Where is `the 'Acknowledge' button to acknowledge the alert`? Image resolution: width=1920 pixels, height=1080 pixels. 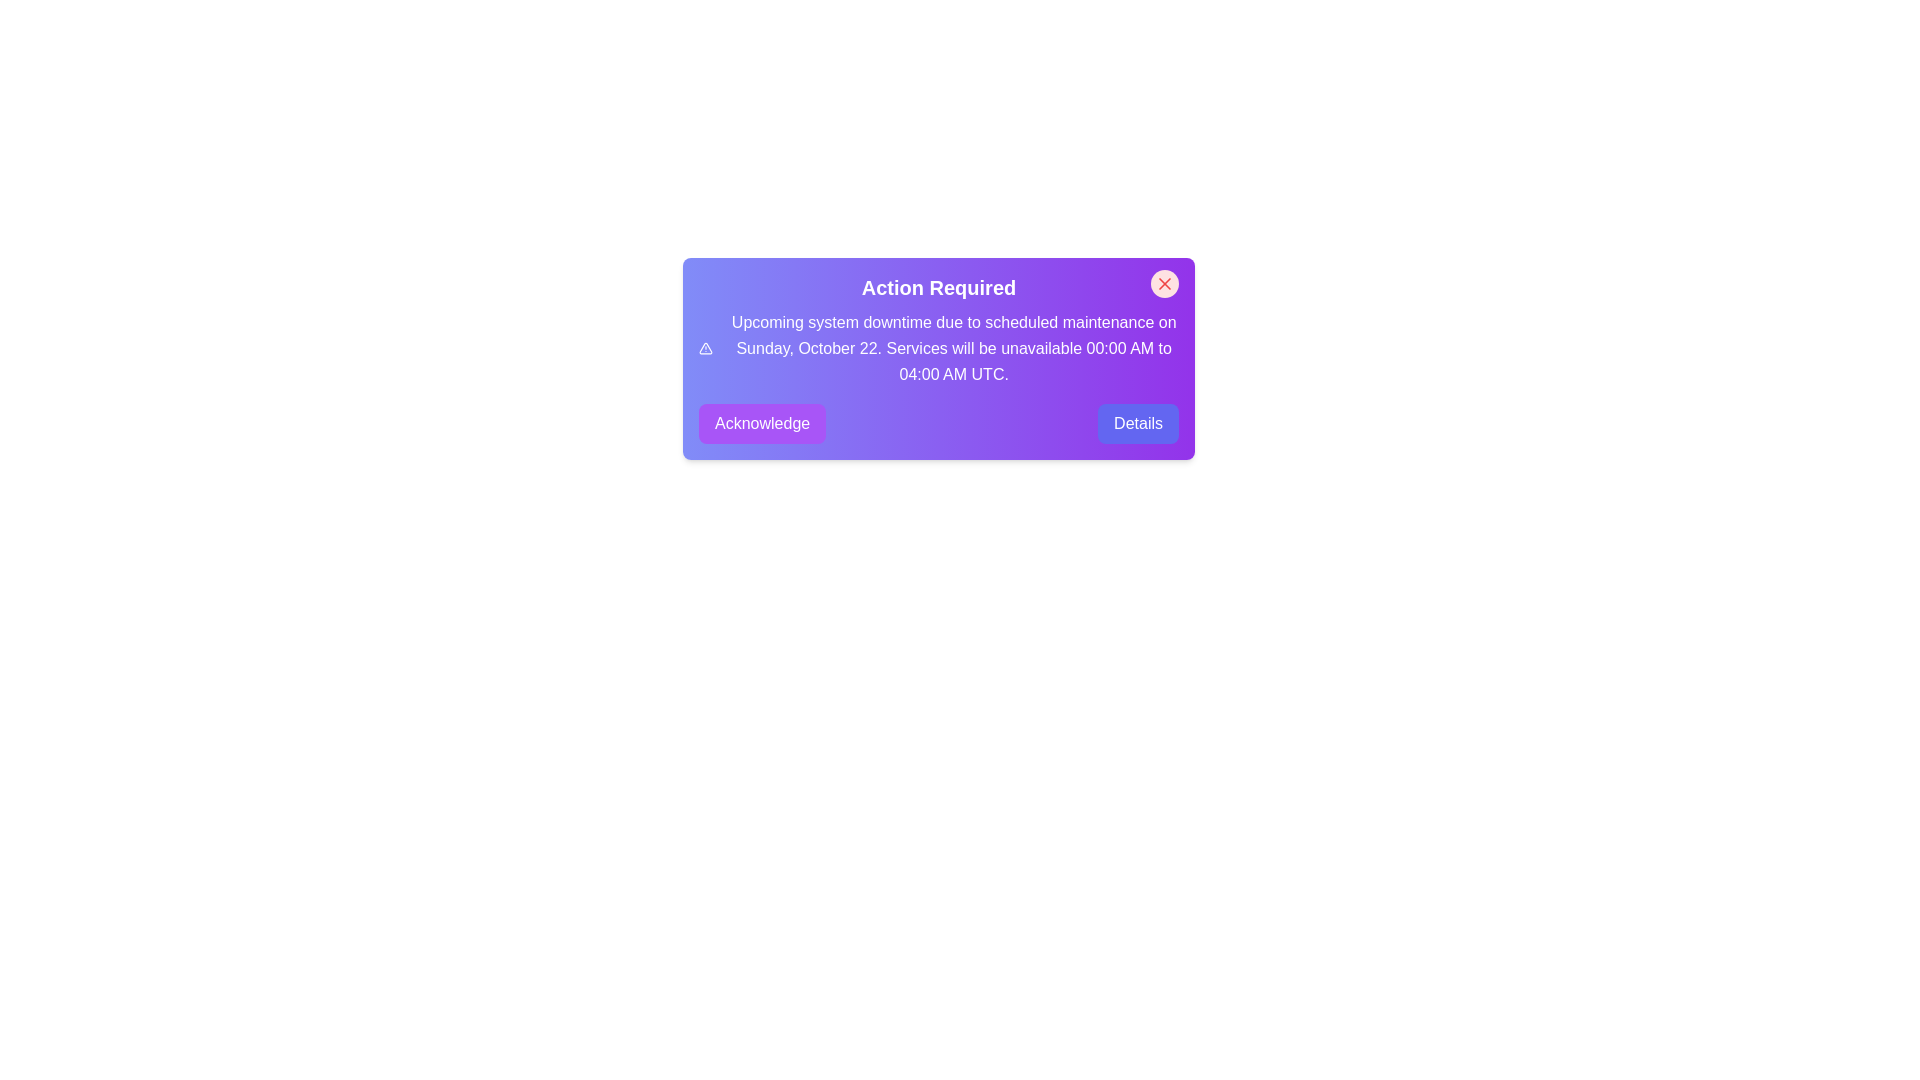 the 'Acknowledge' button to acknowledge the alert is located at coordinates (761, 423).